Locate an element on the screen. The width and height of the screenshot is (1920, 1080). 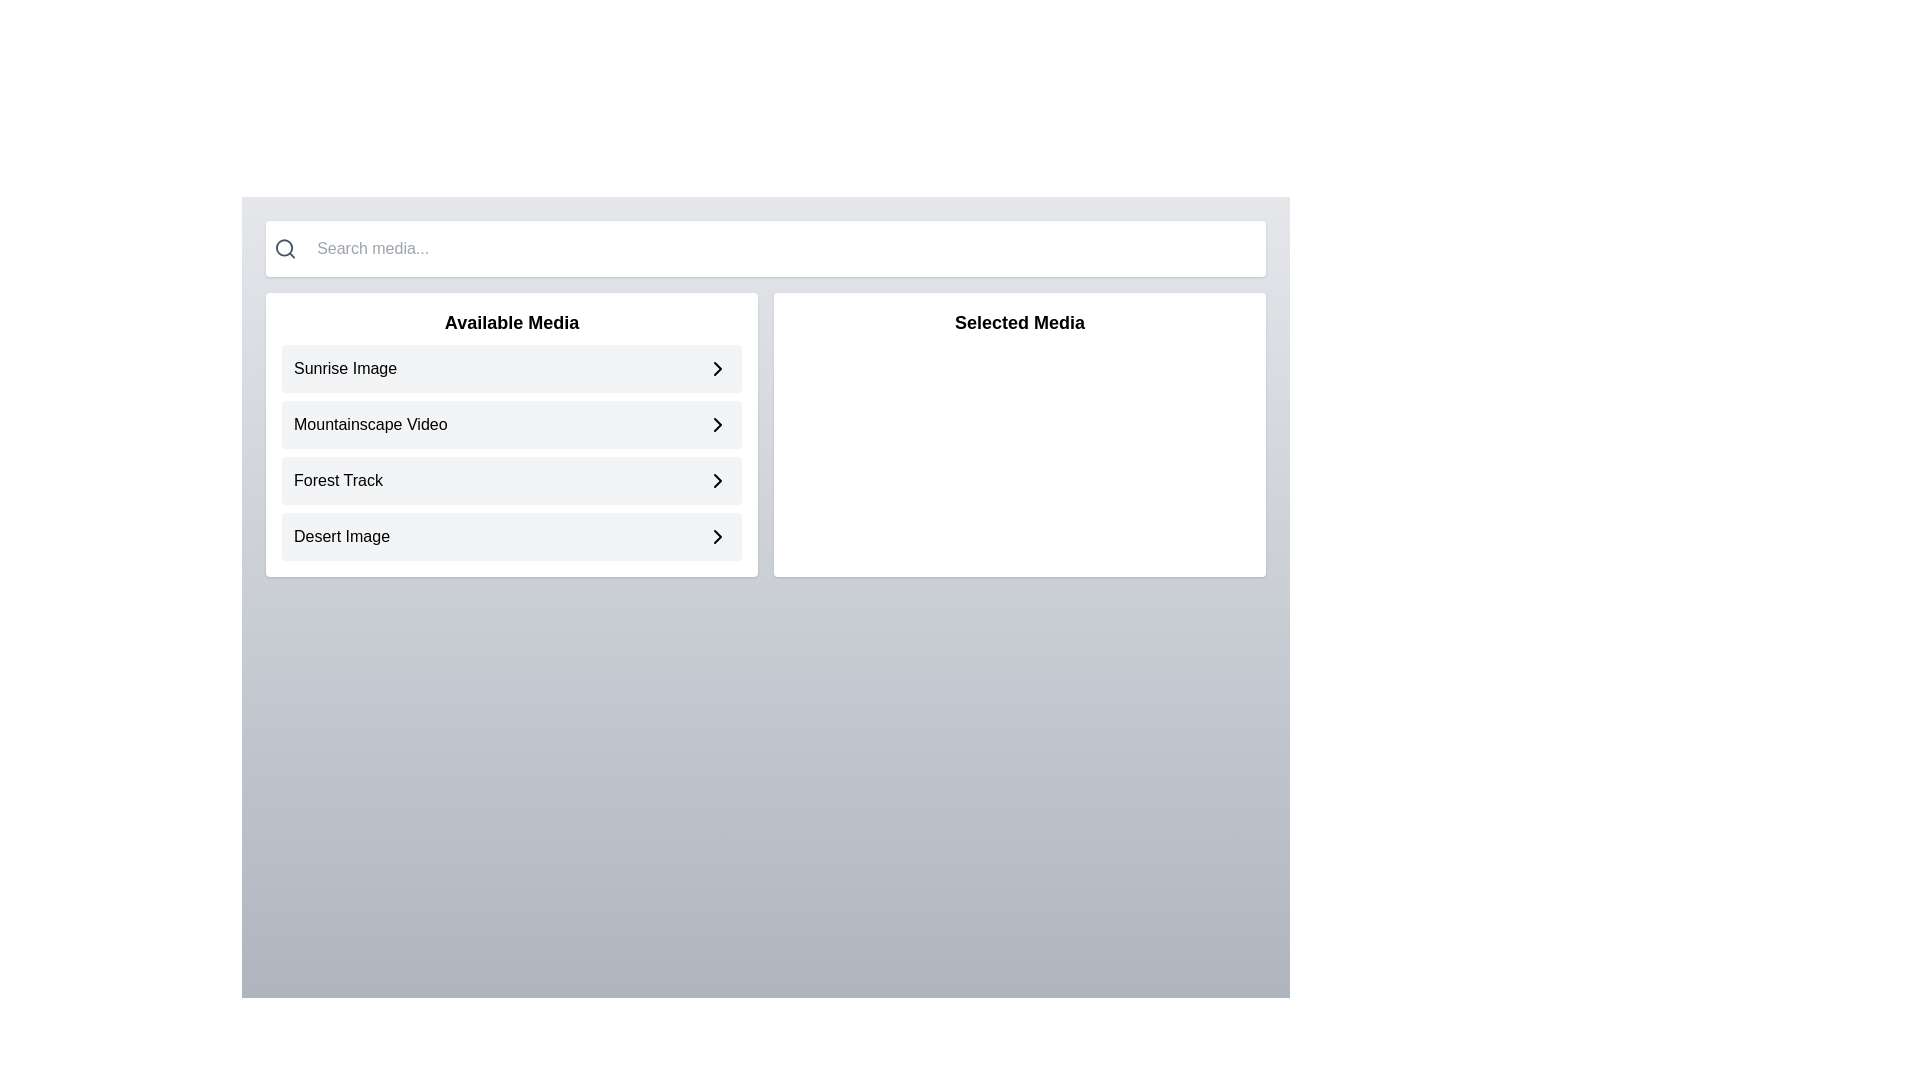
the last chevron icon in the vertical list aligned with the 'Desert Image' label is located at coordinates (718, 535).